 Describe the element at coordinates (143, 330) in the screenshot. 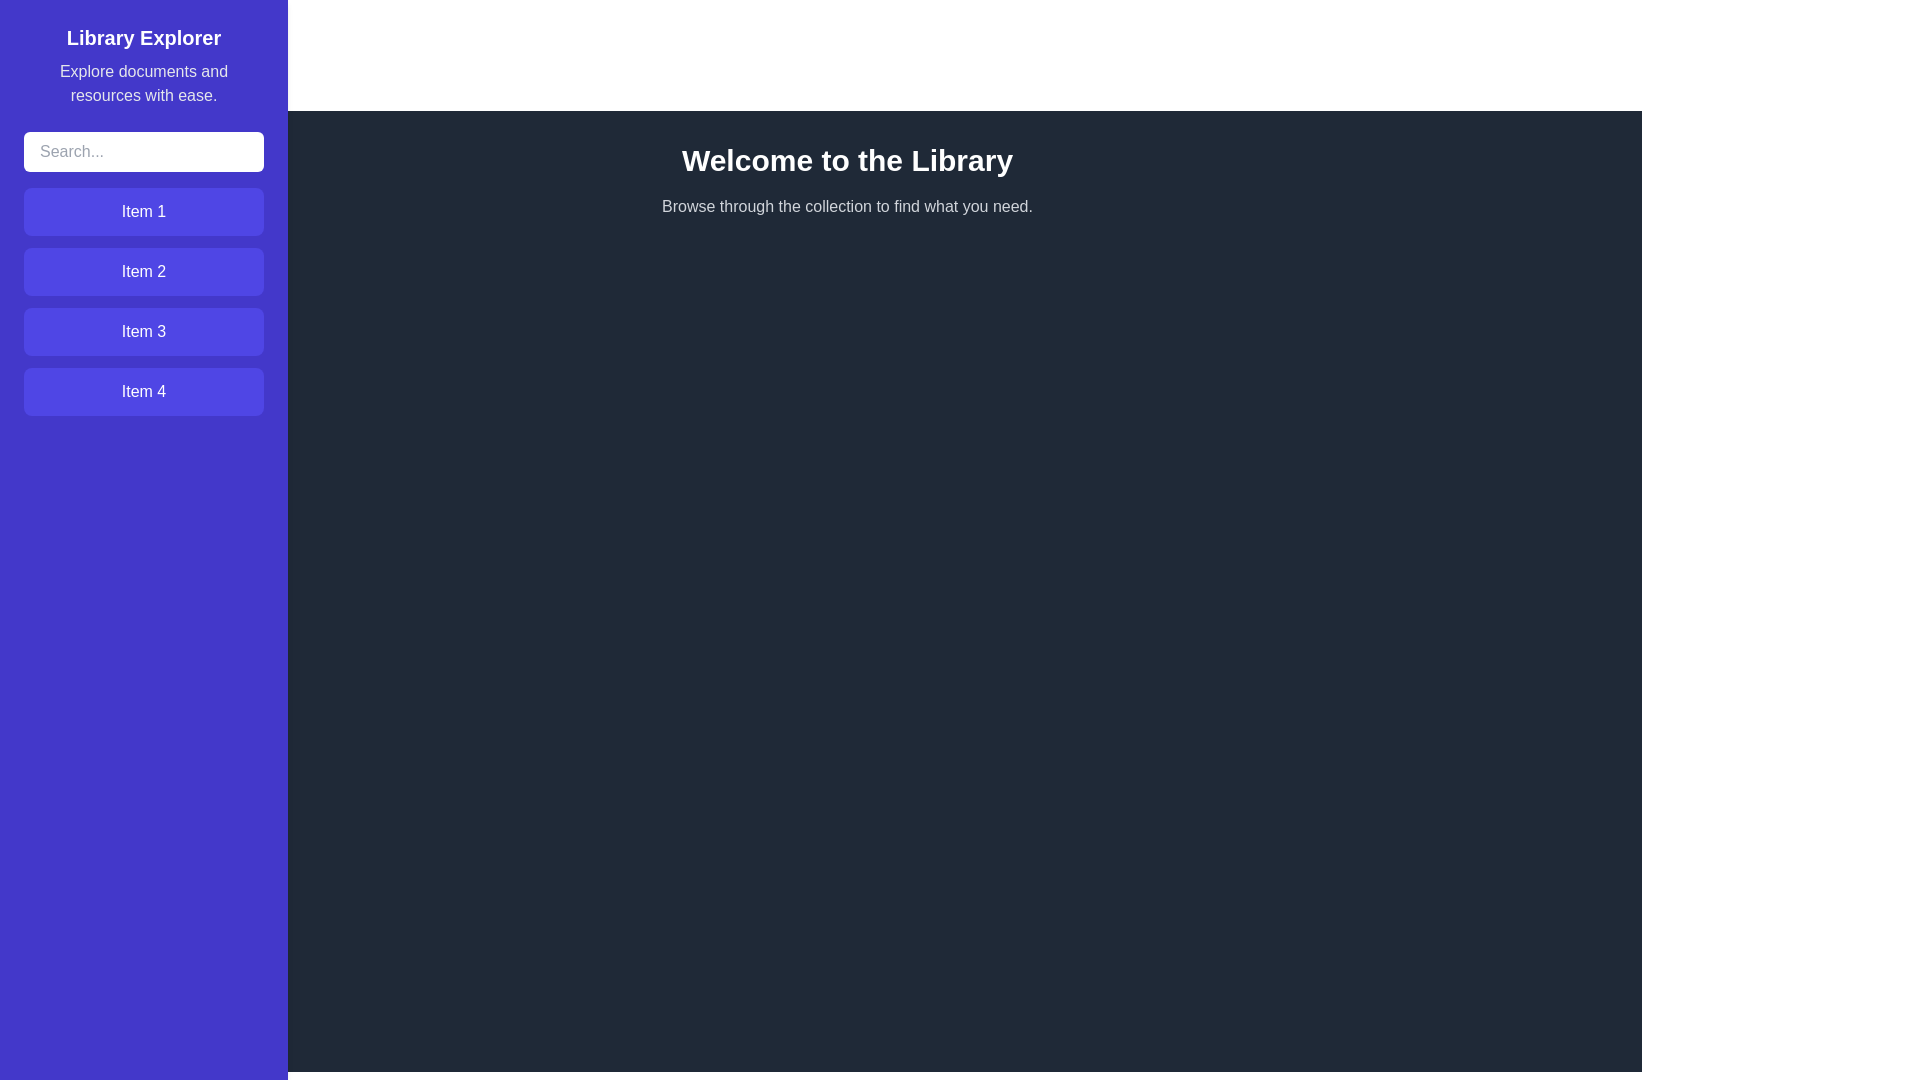

I see `the menu item Item 3 to see its hover effect` at that location.